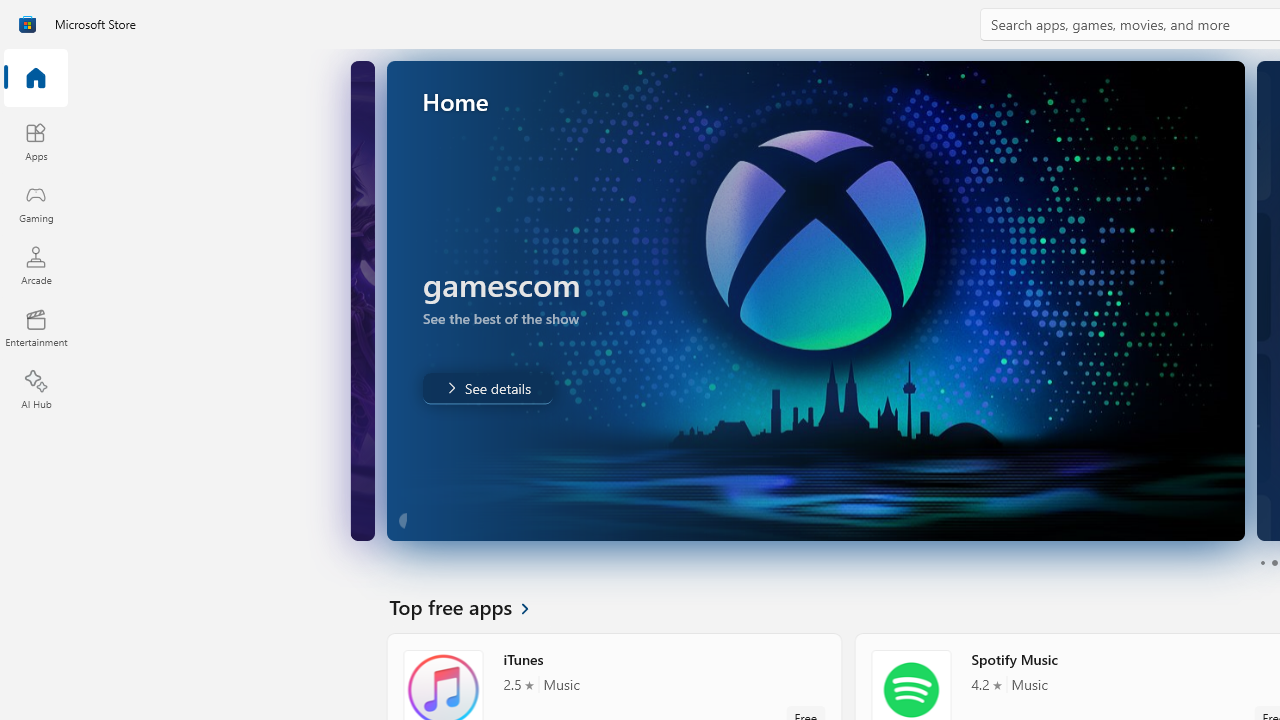 The width and height of the screenshot is (1280, 720). What do you see at coordinates (35, 140) in the screenshot?
I see `'Apps'` at bounding box center [35, 140].